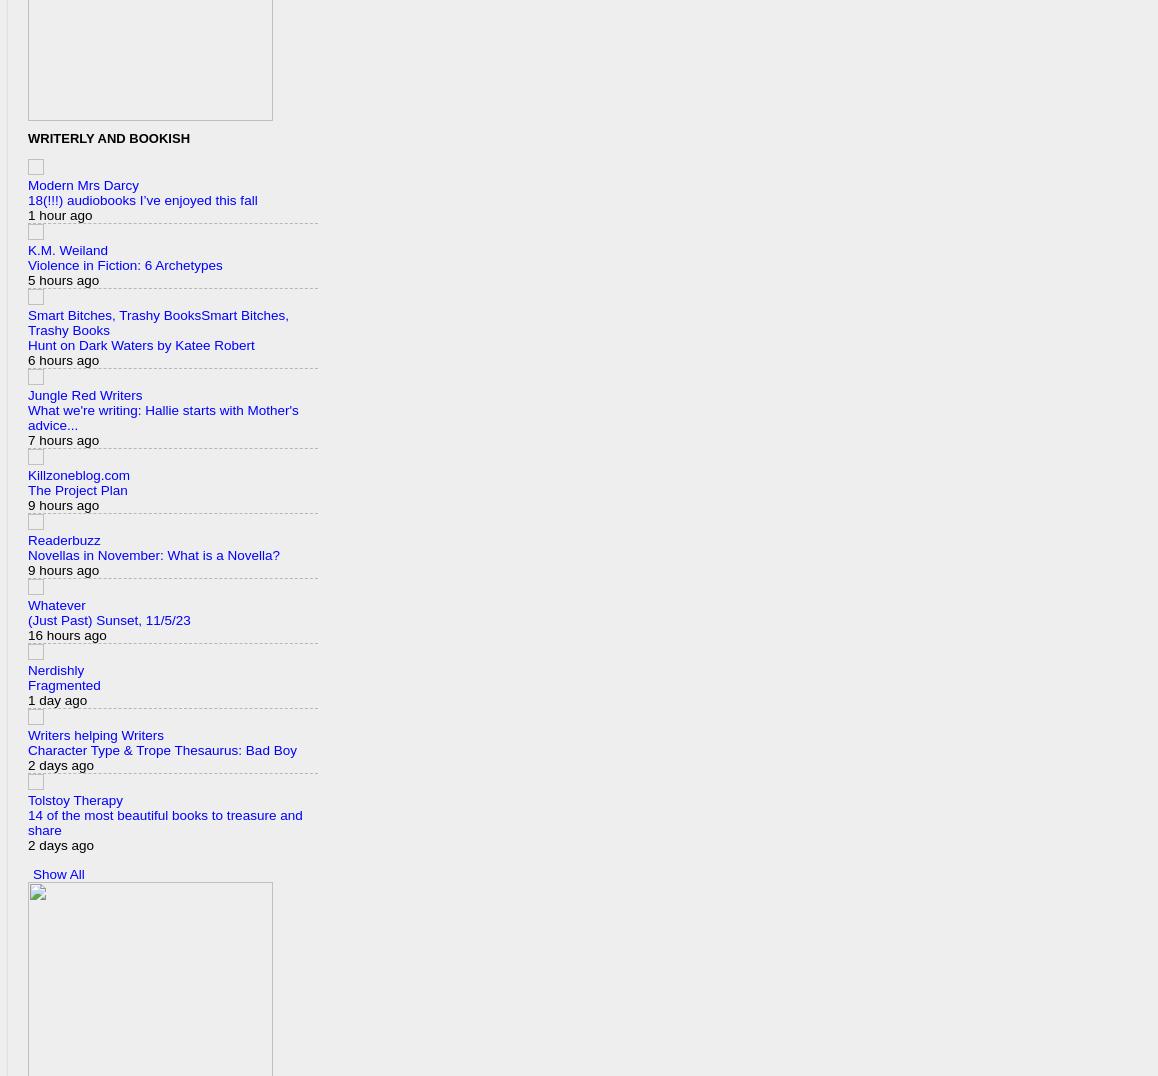 The image size is (1158, 1076). I want to click on 'Show All', so click(57, 873).